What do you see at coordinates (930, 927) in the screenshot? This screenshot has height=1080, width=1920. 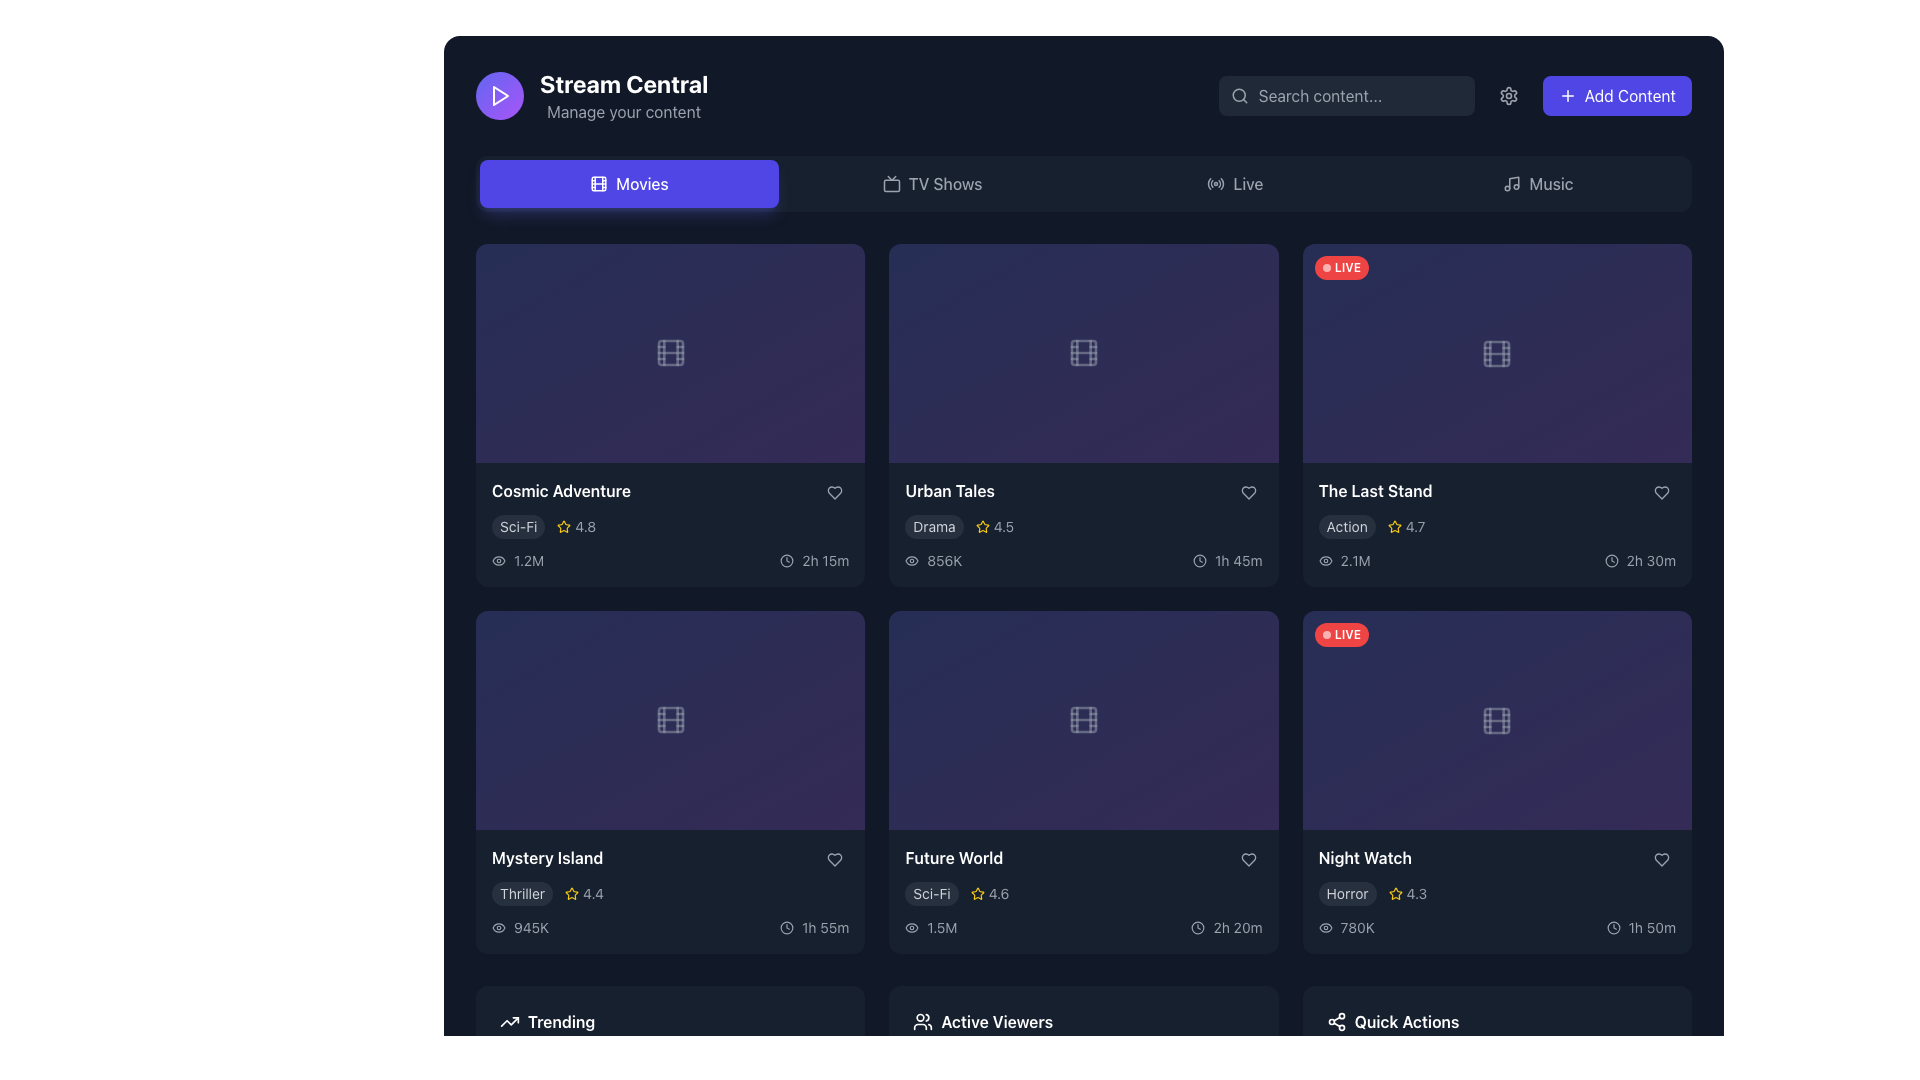 I see `the view count displayed on the Icon located under the content title of the 'Future World' content card in the 'Movies' section` at bounding box center [930, 927].